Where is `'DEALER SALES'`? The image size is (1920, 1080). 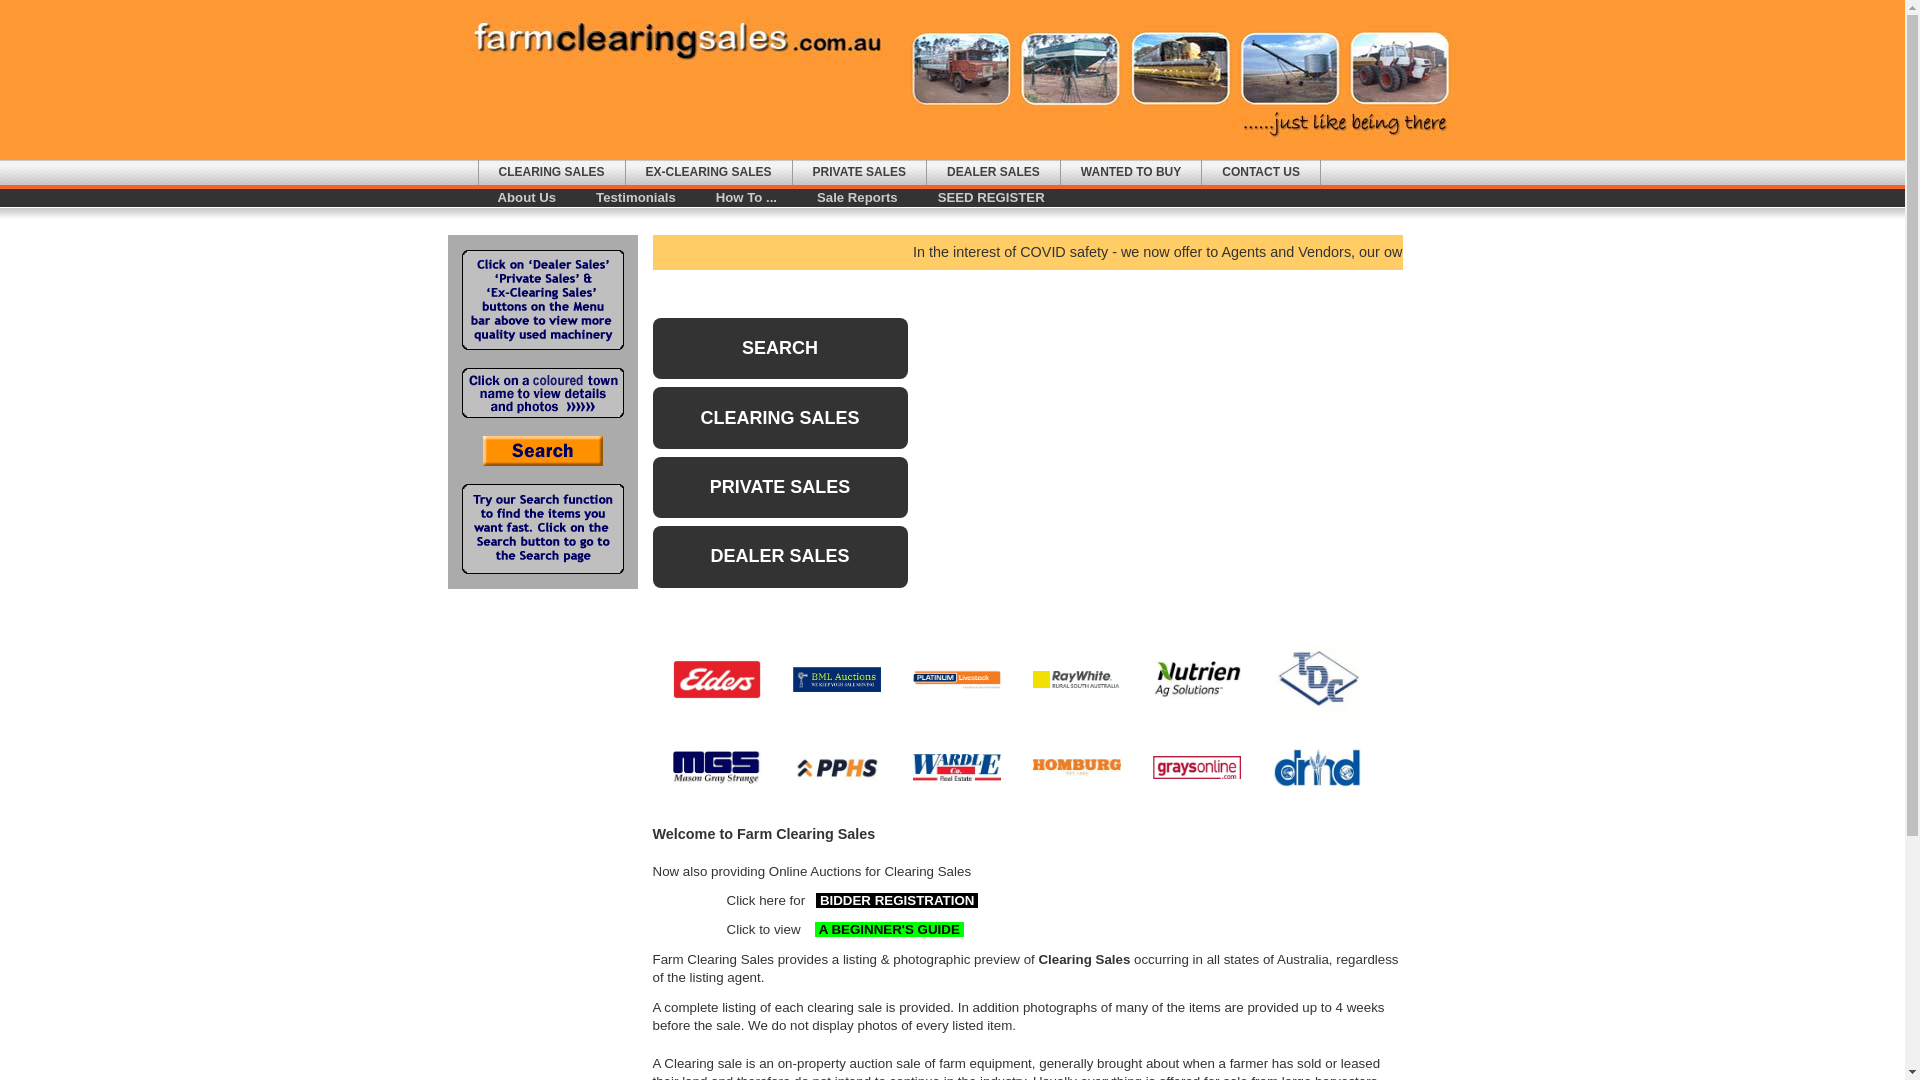
'DEALER SALES' is located at coordinates (778, 556).